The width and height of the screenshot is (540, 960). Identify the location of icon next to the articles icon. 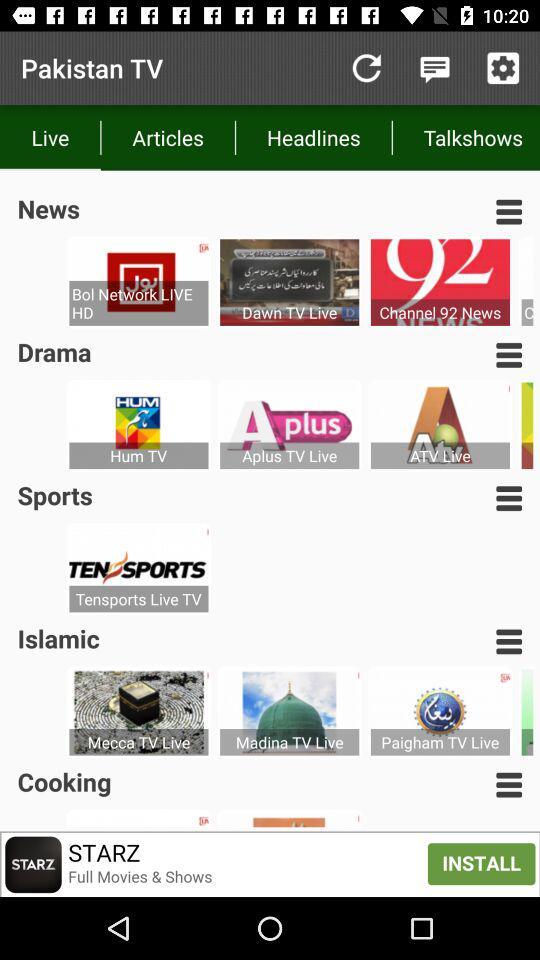
(313, 136).